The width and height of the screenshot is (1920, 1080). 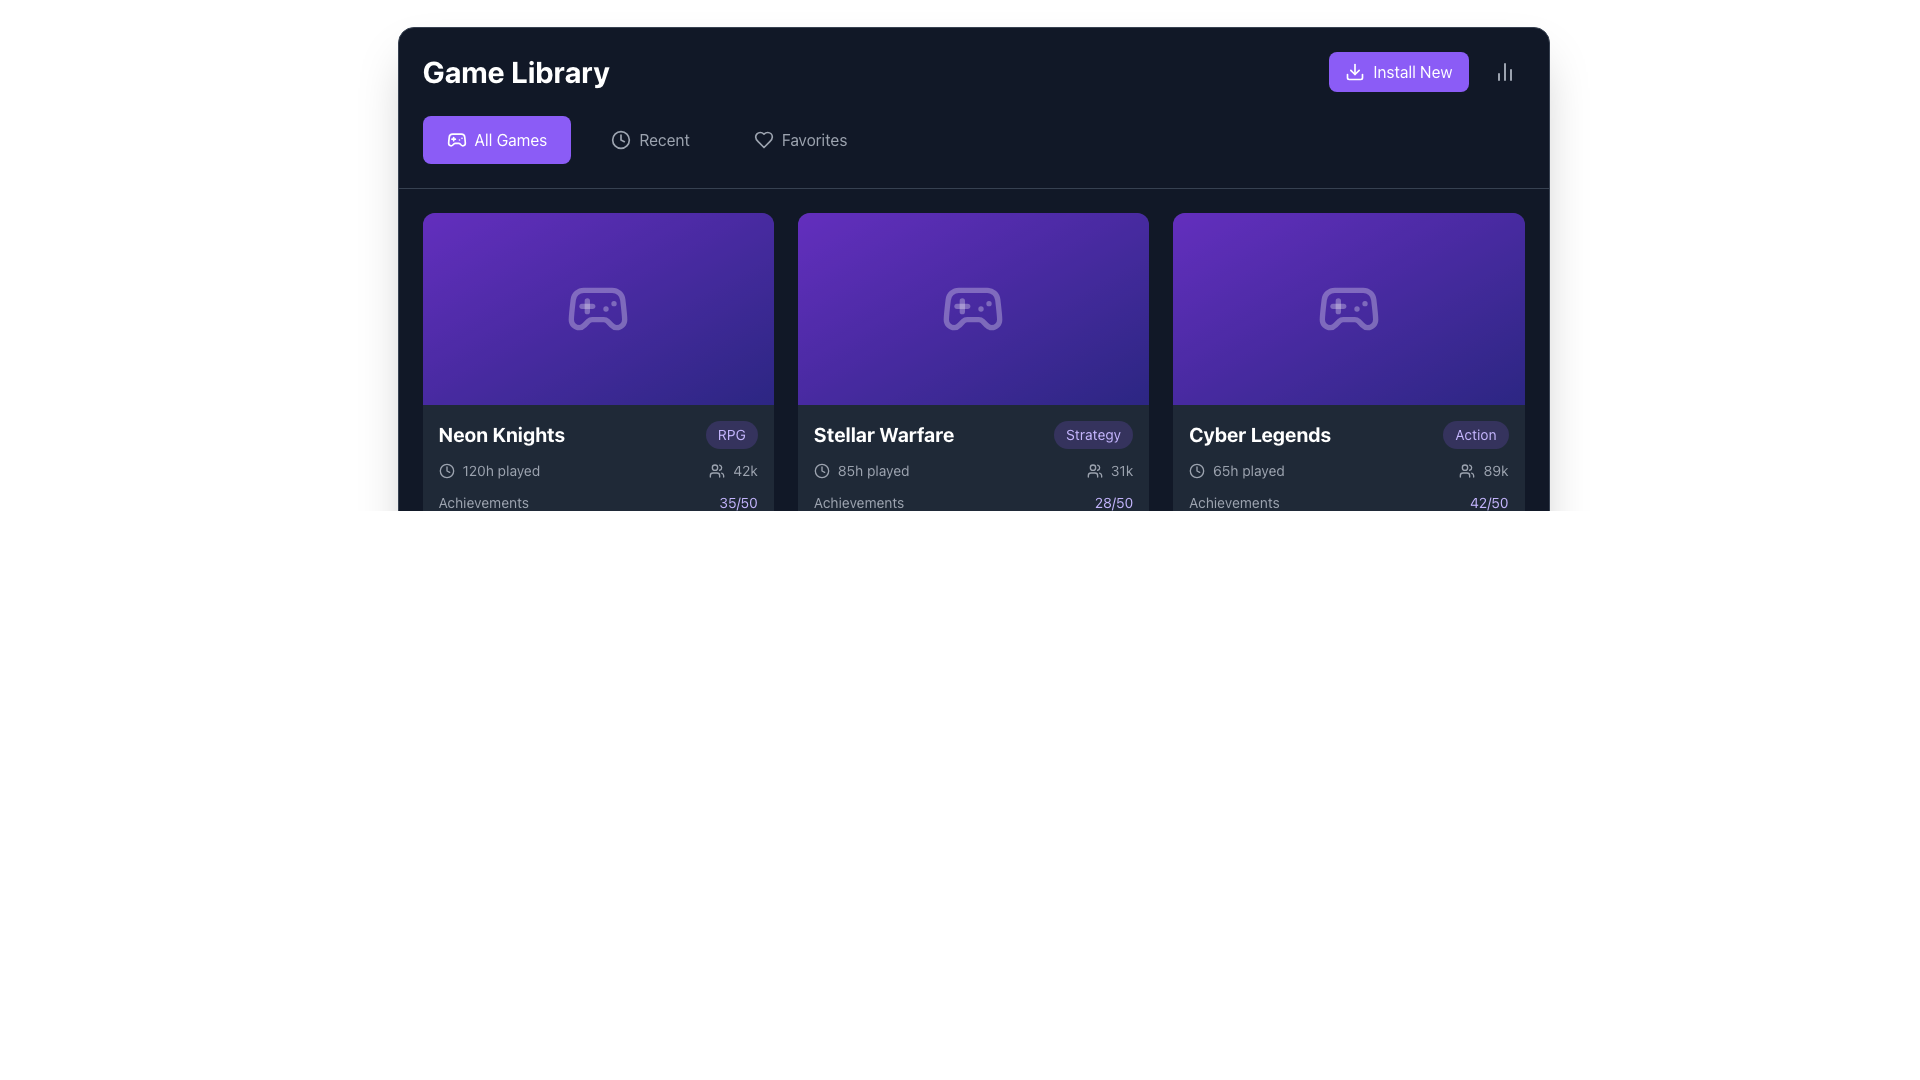 What do you see at coordinates (1504, 71) in the screenshot?
I see `the vertically oriented bar chart icon located at the top-left corner of the page` at bounding box center [1504, 71].